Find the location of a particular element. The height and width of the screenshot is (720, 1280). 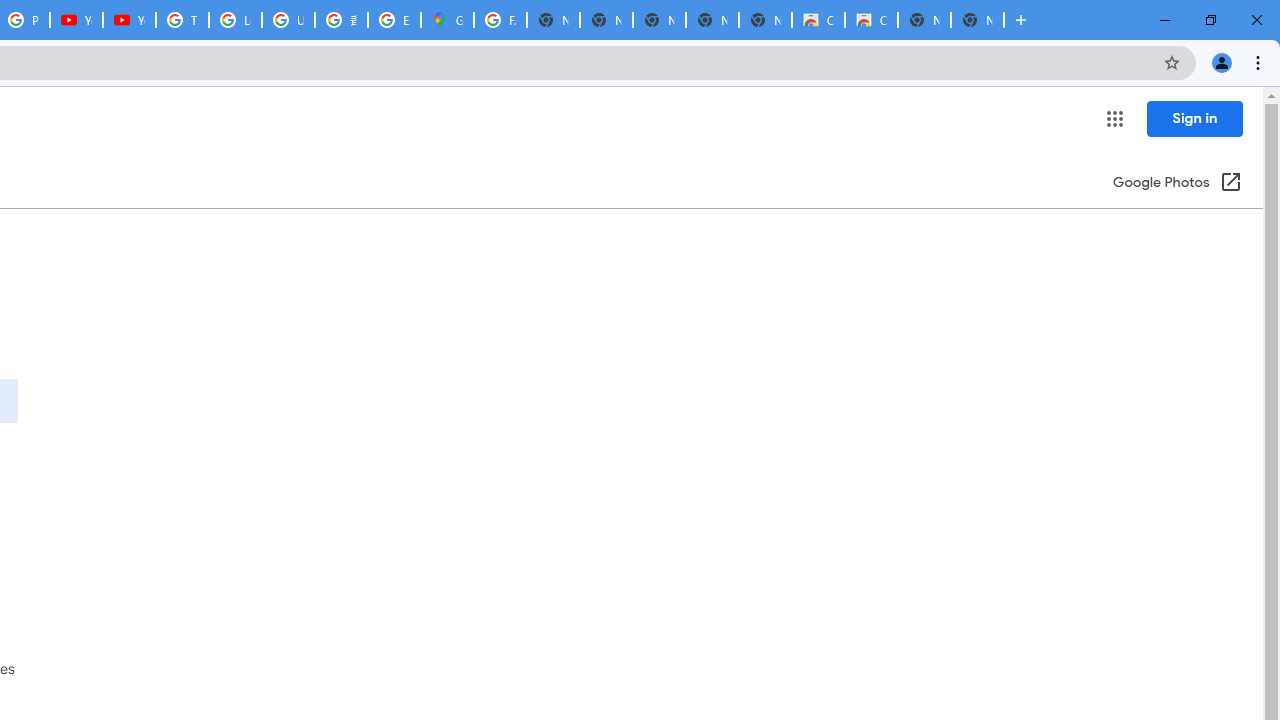

'New Tab' is located at coordinates (977, 20).